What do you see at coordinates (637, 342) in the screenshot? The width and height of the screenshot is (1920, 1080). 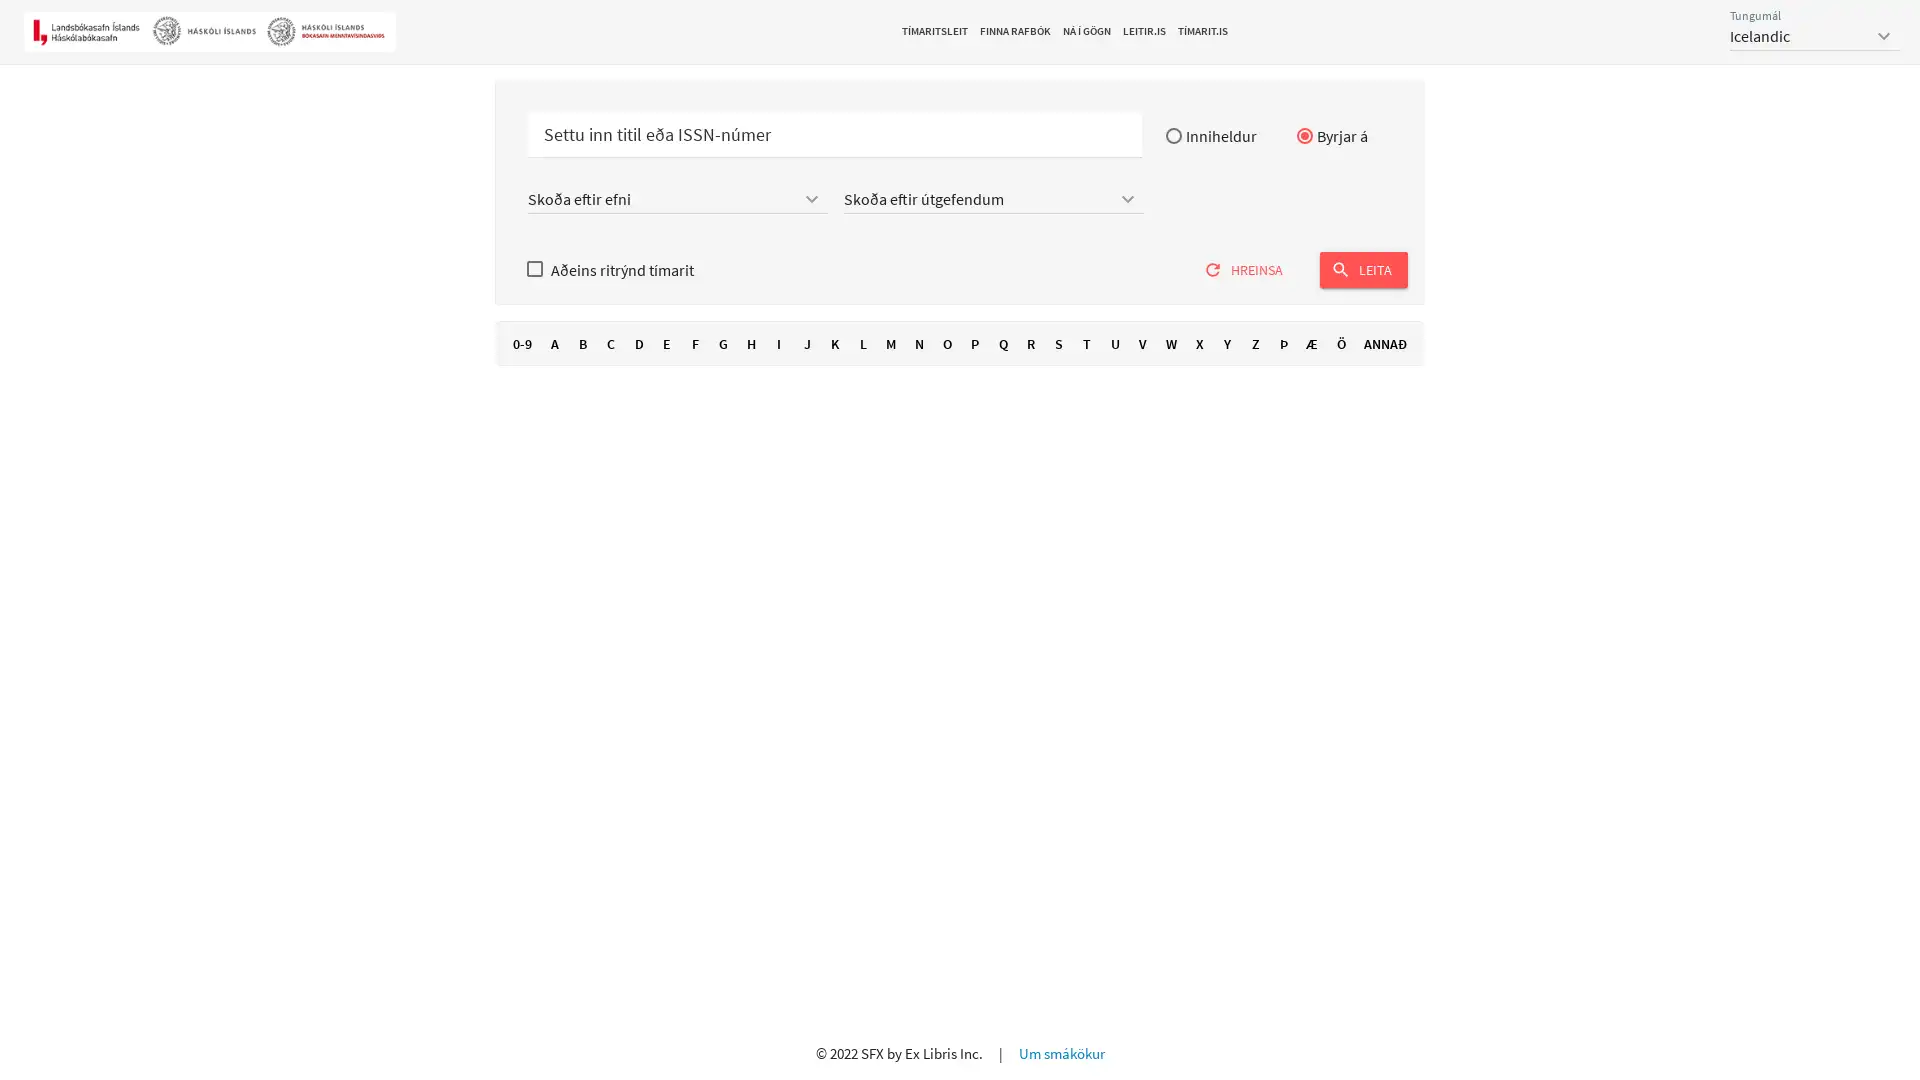 I see `D` at bounding box center [637, 342].